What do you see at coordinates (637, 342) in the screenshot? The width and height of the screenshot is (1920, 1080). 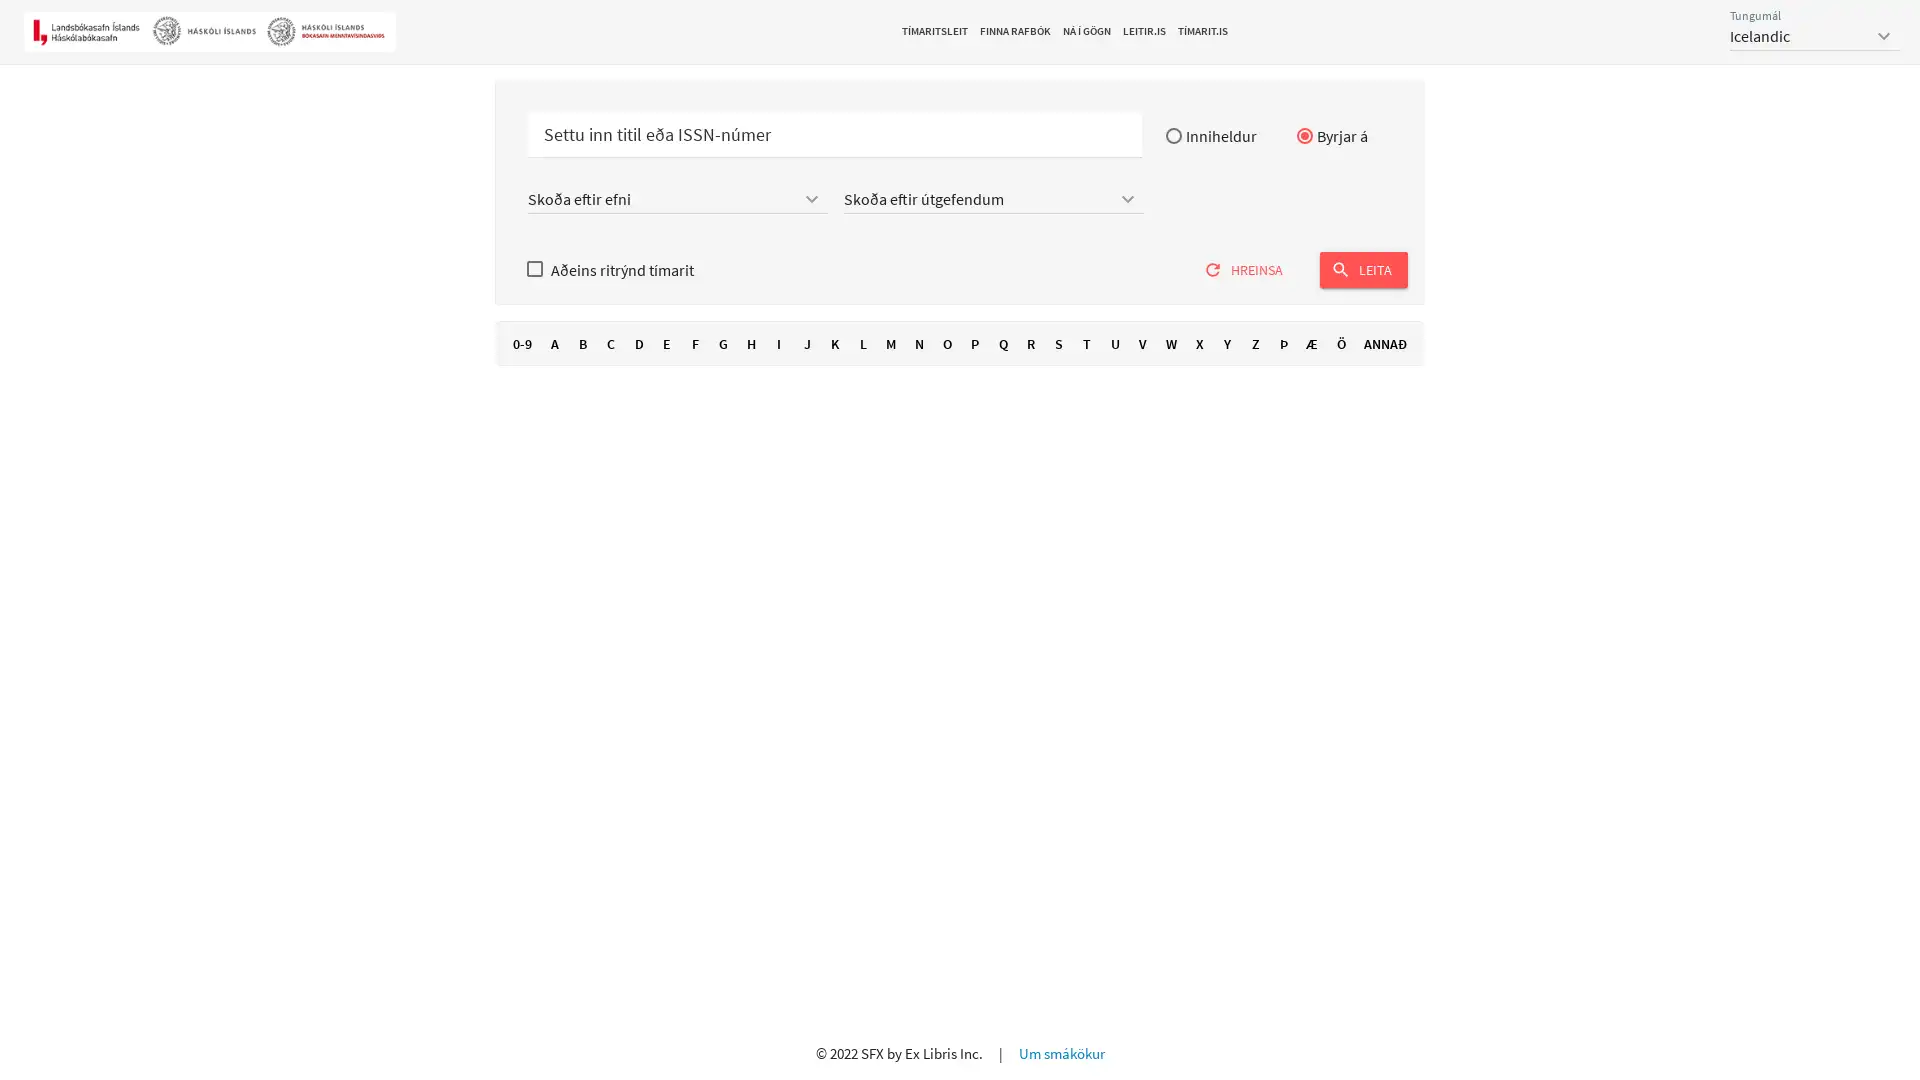 I see `D` at bounding box center [637, 342].